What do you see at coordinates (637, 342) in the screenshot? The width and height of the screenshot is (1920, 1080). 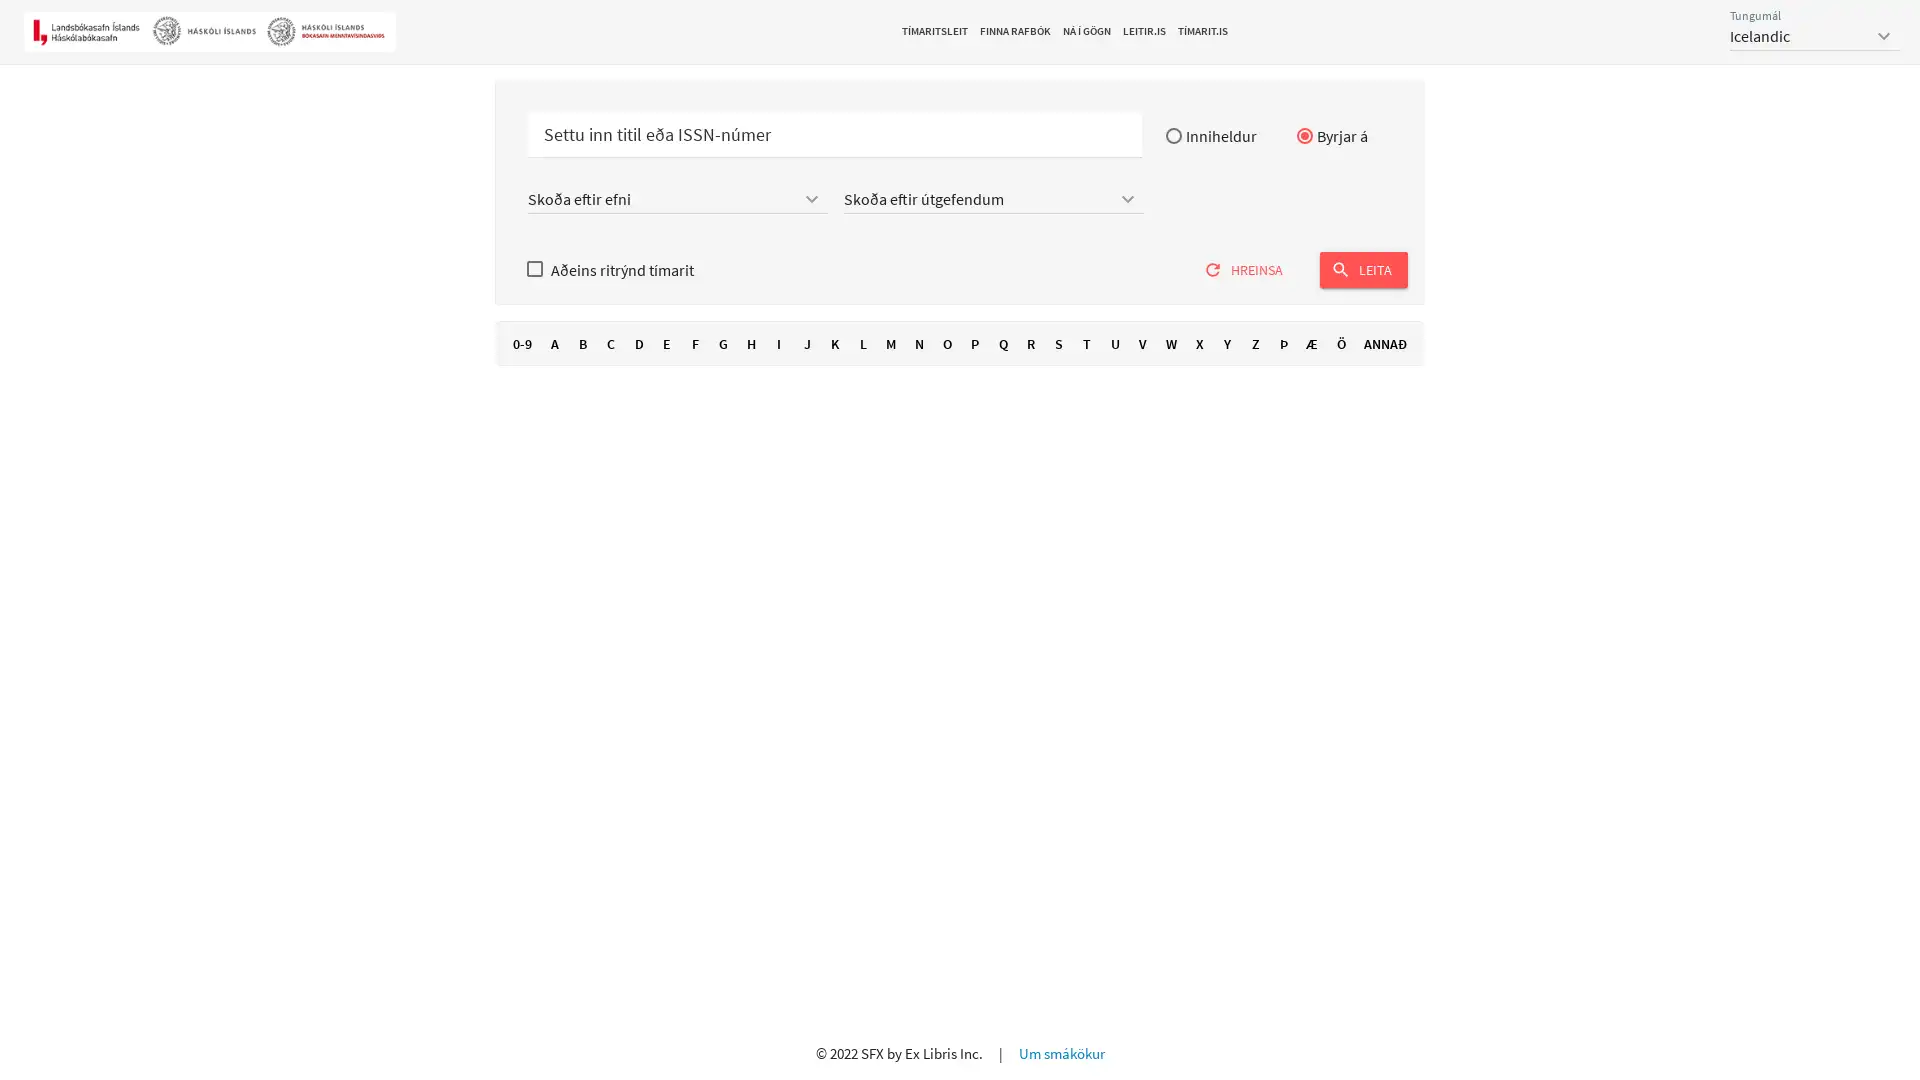 I see `D` at bounding box center [637, 342].